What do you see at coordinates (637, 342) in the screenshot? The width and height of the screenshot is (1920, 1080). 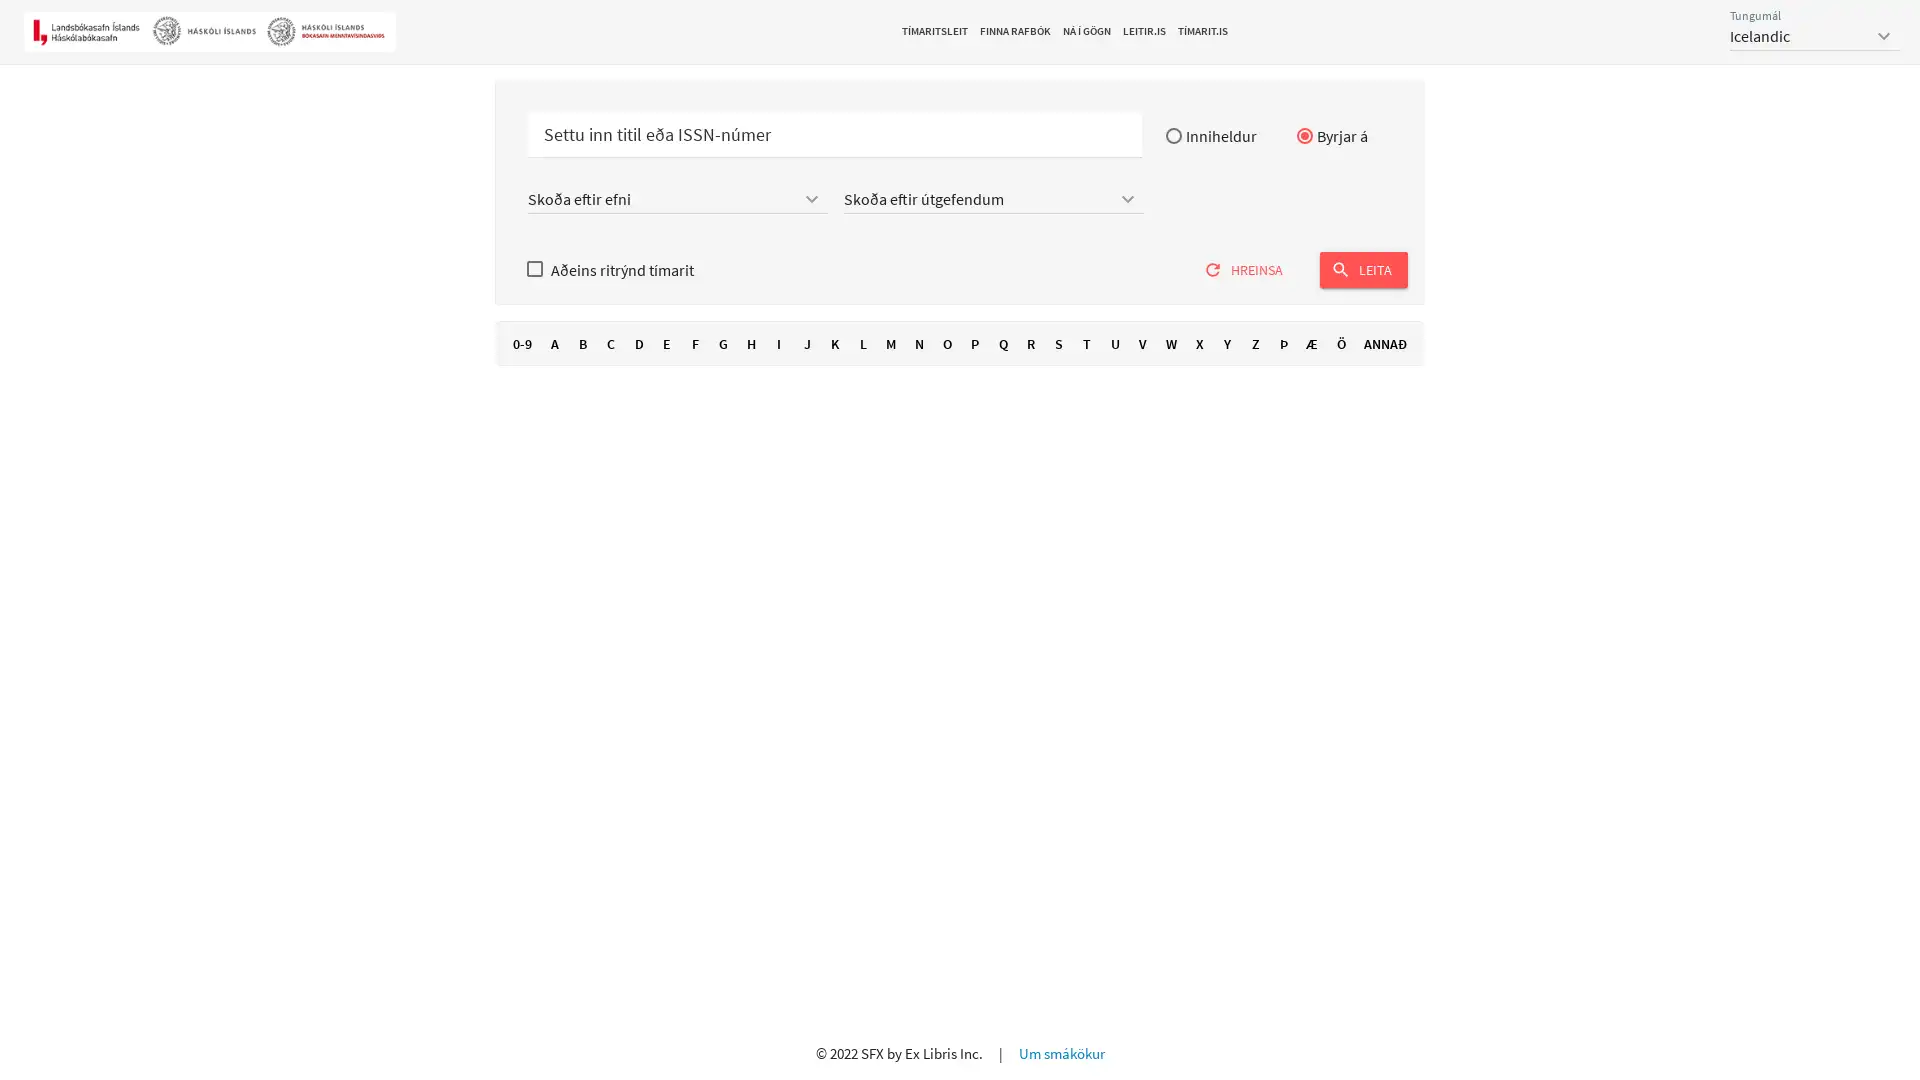 I see `D` at bounding box center [637, 342].